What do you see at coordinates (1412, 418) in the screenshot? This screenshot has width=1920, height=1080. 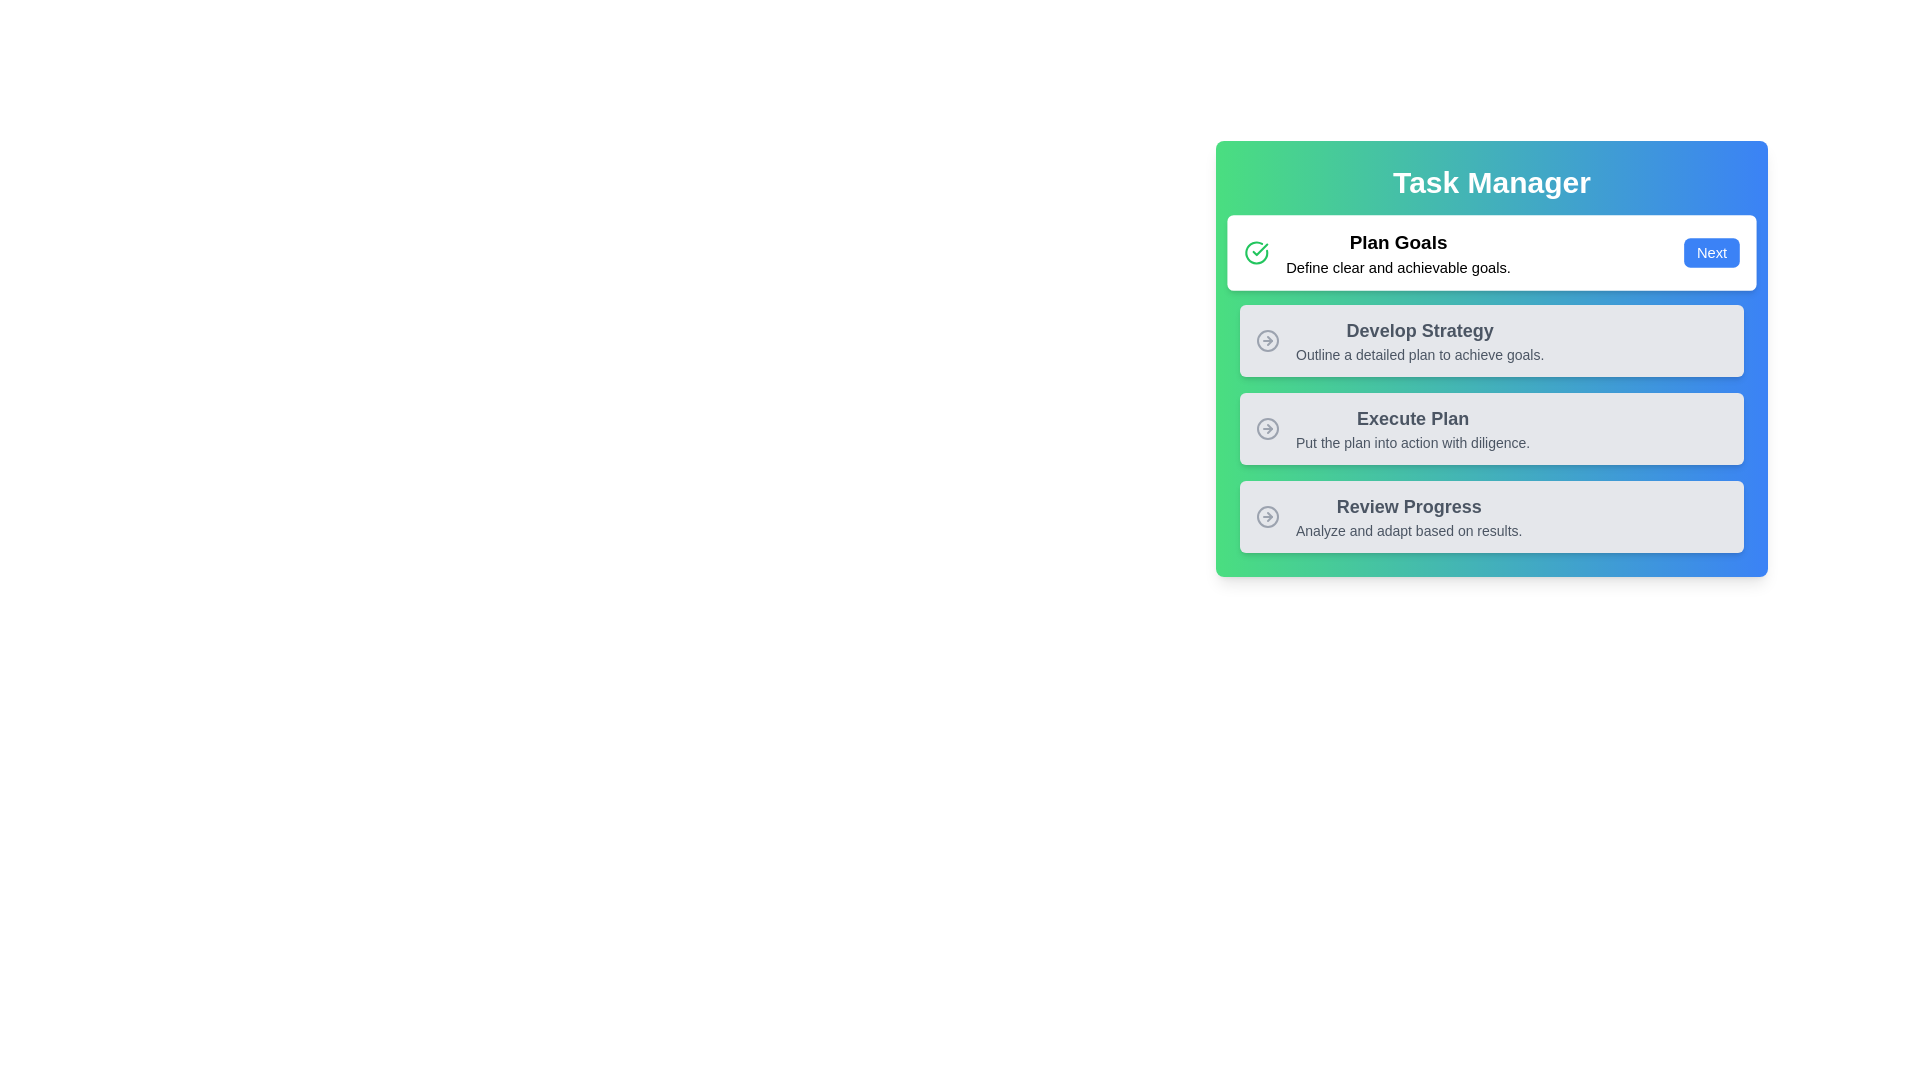 I see `the static text element that serves as the title for a task step in the 'Task Manager' card interface` at bounding box center [1412, 418].